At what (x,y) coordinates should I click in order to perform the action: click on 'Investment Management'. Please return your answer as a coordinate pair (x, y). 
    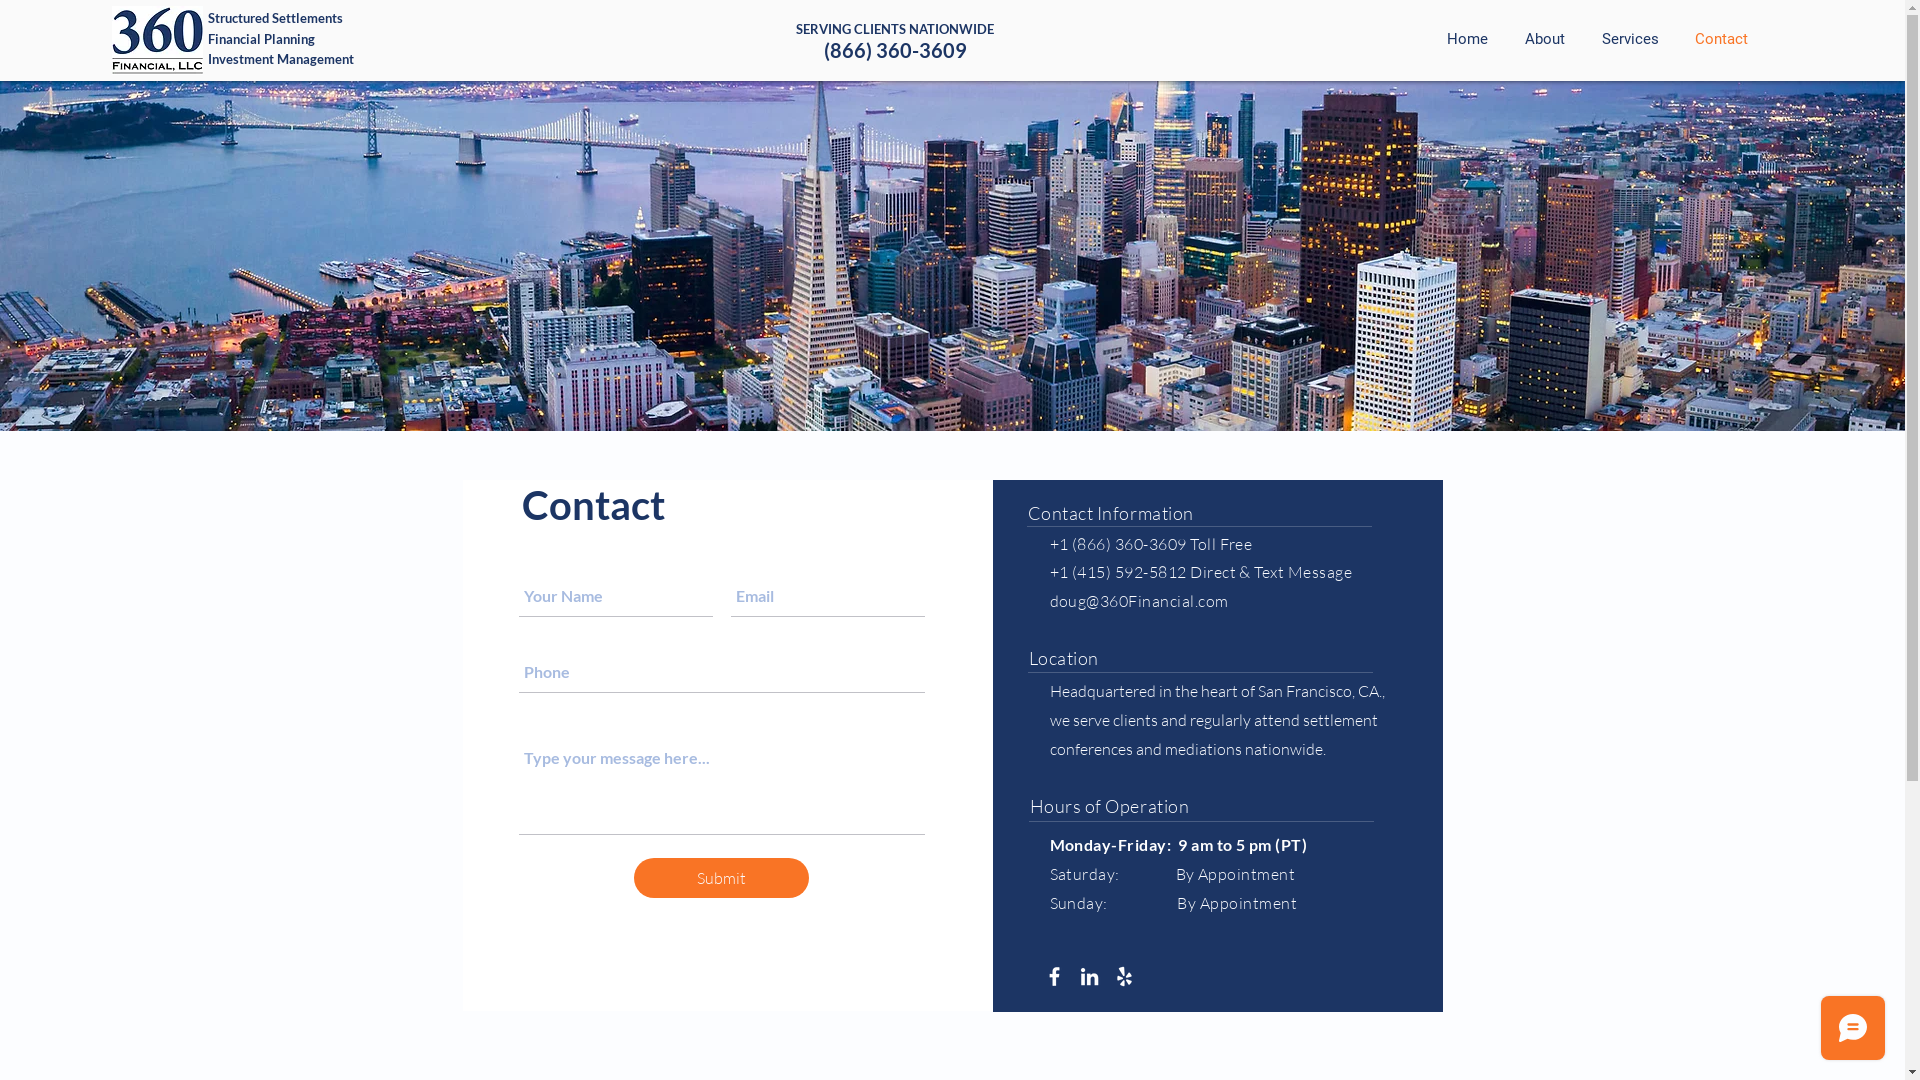
    Looking at the image, I should click on (280, 57).